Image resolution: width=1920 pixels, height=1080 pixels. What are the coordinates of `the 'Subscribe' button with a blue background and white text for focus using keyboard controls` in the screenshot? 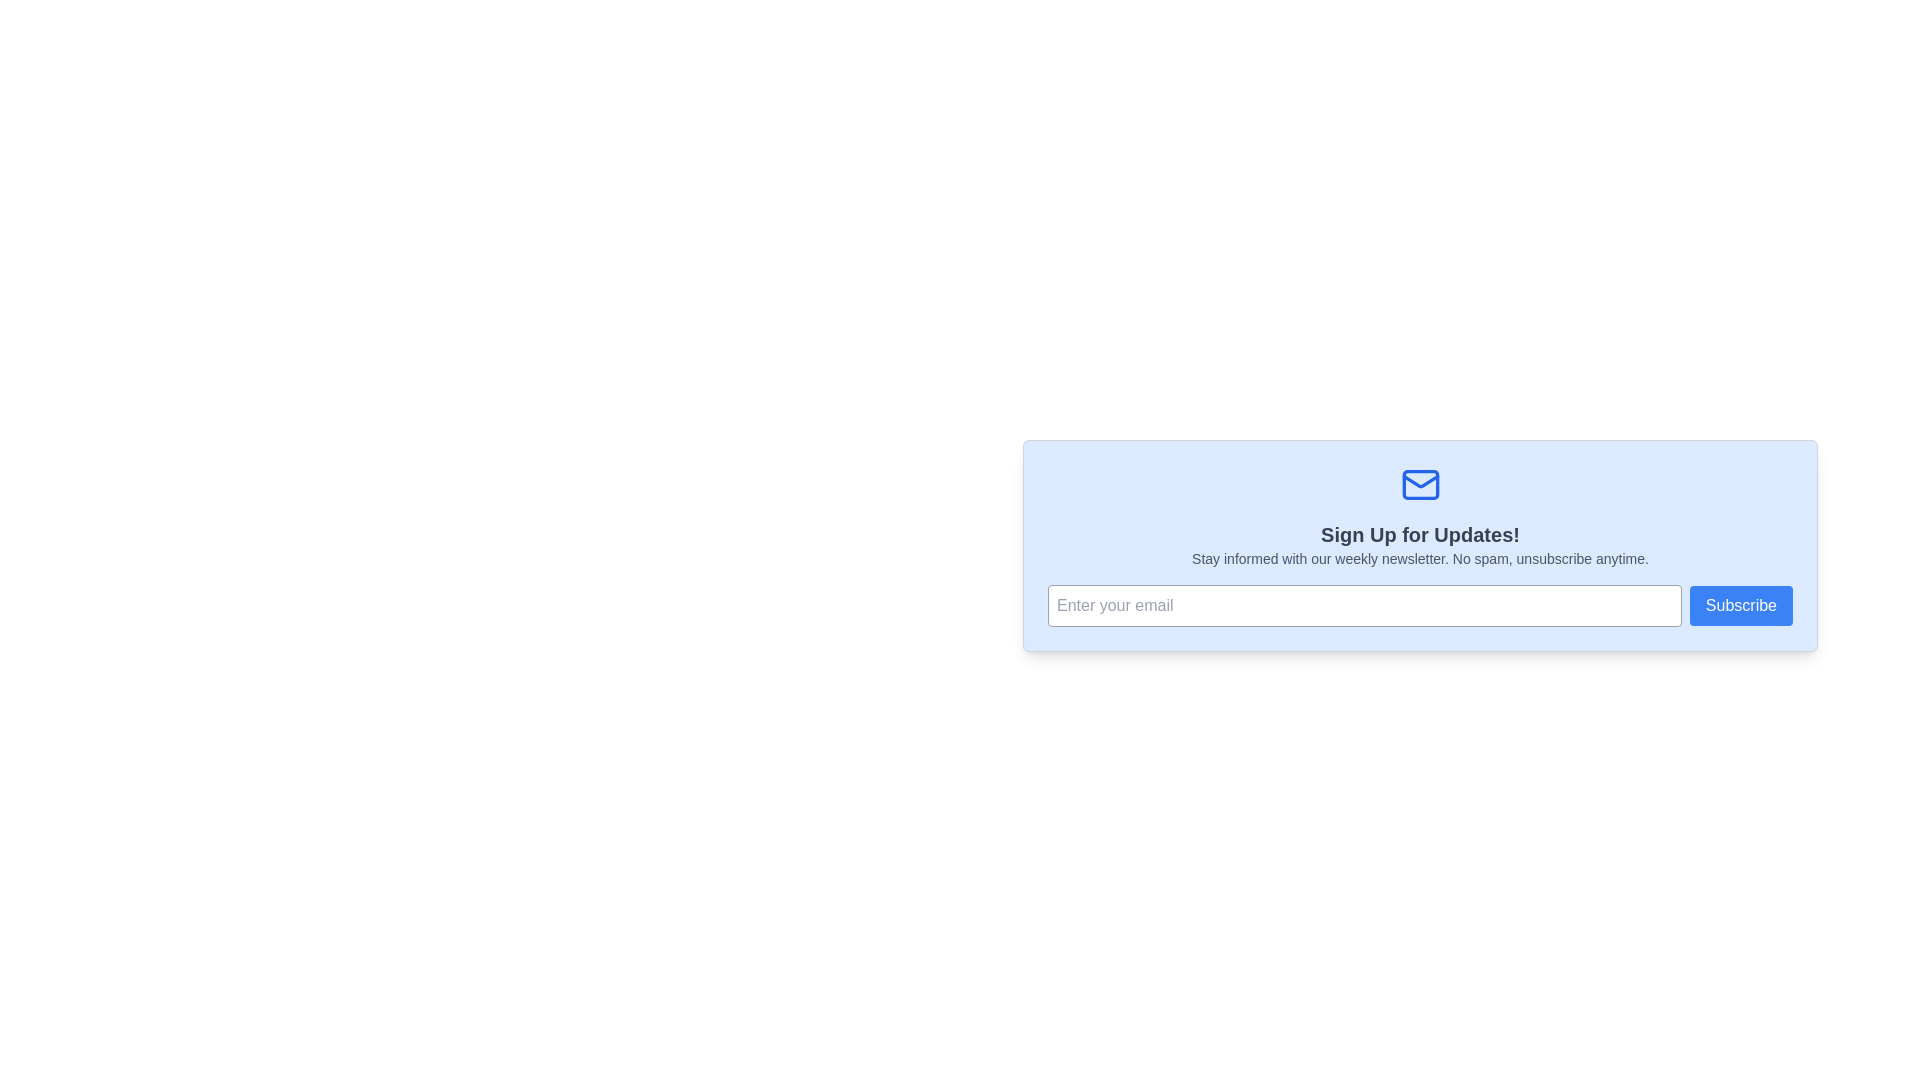 It's located at (1740, 604).